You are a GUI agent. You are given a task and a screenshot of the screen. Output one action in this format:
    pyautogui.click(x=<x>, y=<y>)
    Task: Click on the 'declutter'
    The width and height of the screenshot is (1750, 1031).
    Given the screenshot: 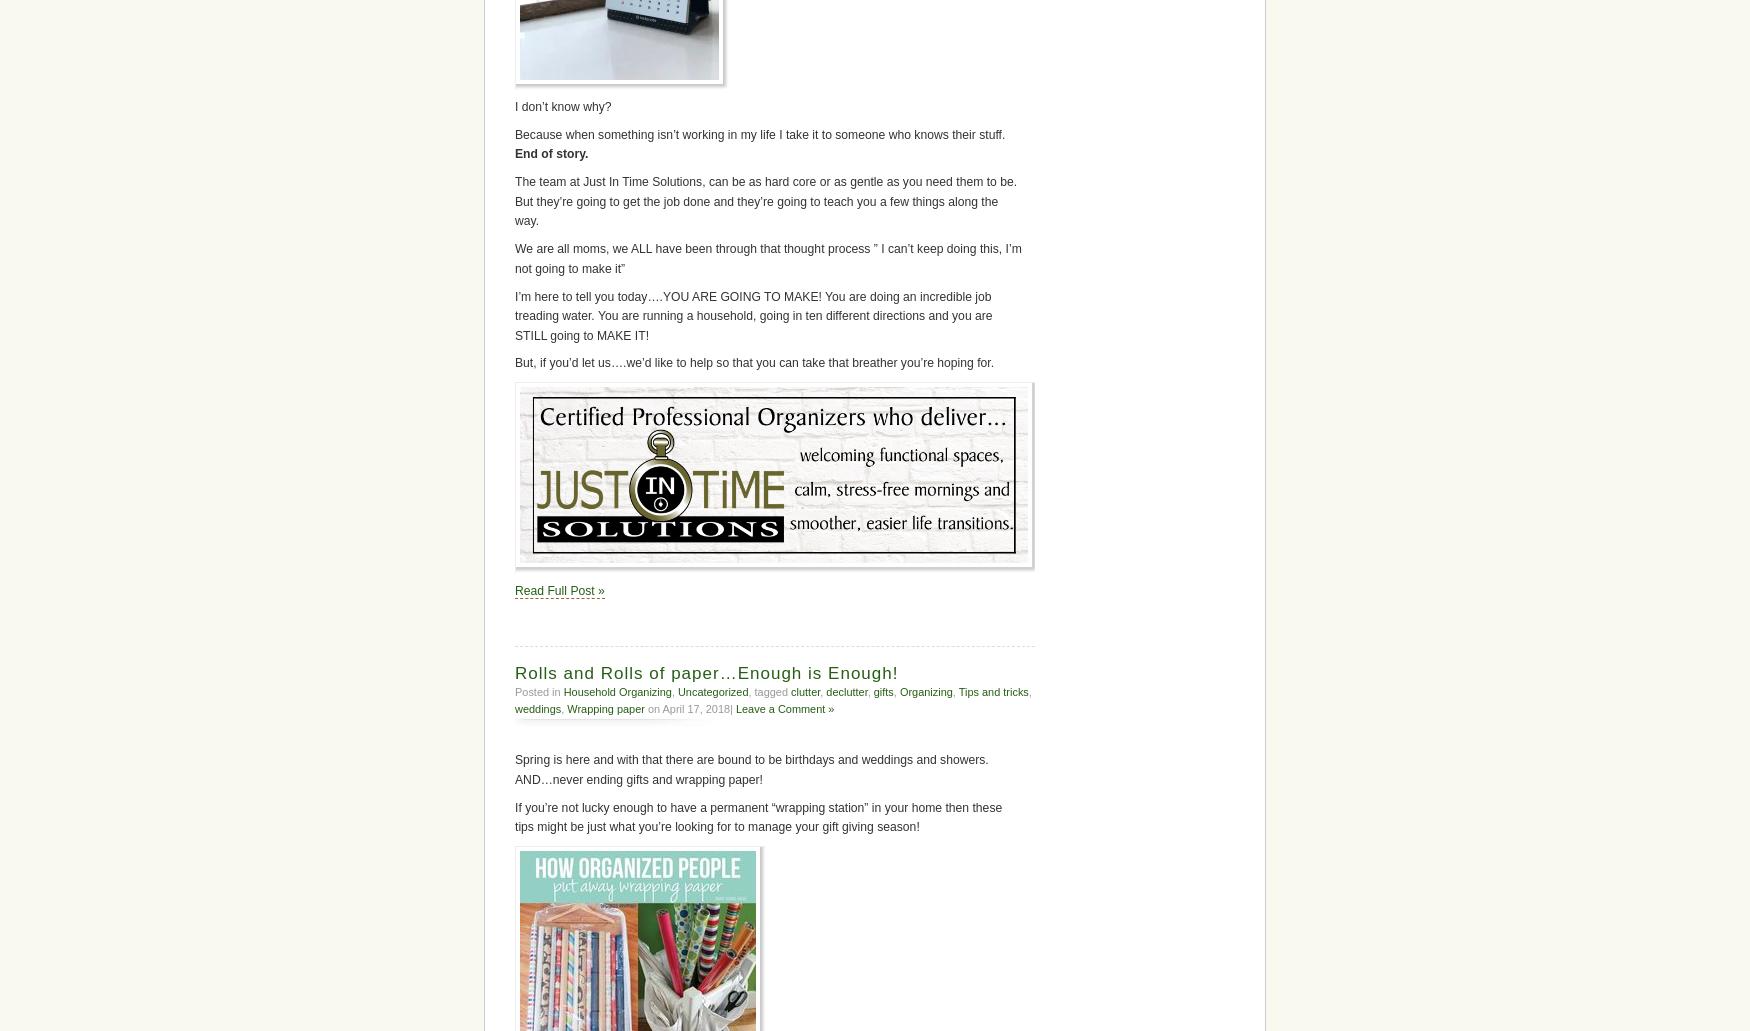 What is the action you would take?
    pyautogui.click(x=846, y=690)
    